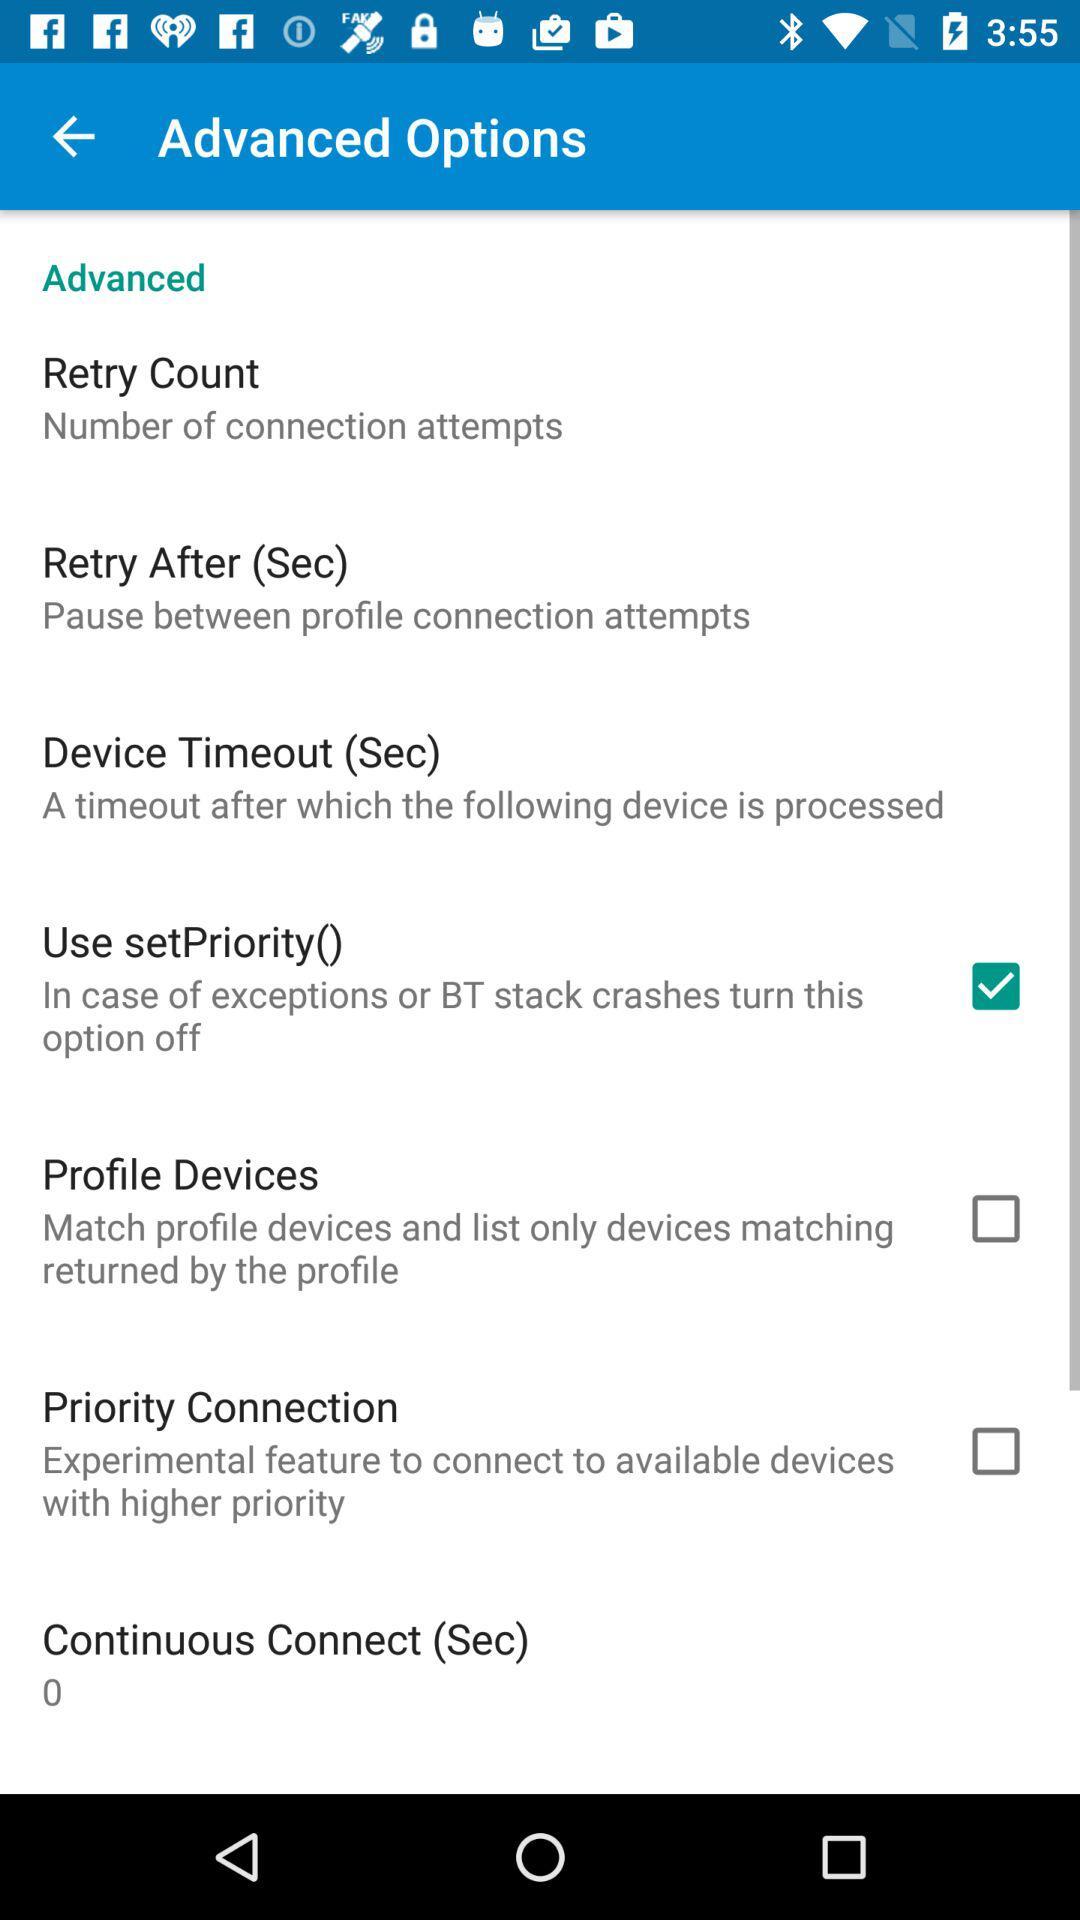  What do you see at coordinates (493, 804) in the screenshot?
I see `icon above use setpriority()` at bounding box center [493, 804].